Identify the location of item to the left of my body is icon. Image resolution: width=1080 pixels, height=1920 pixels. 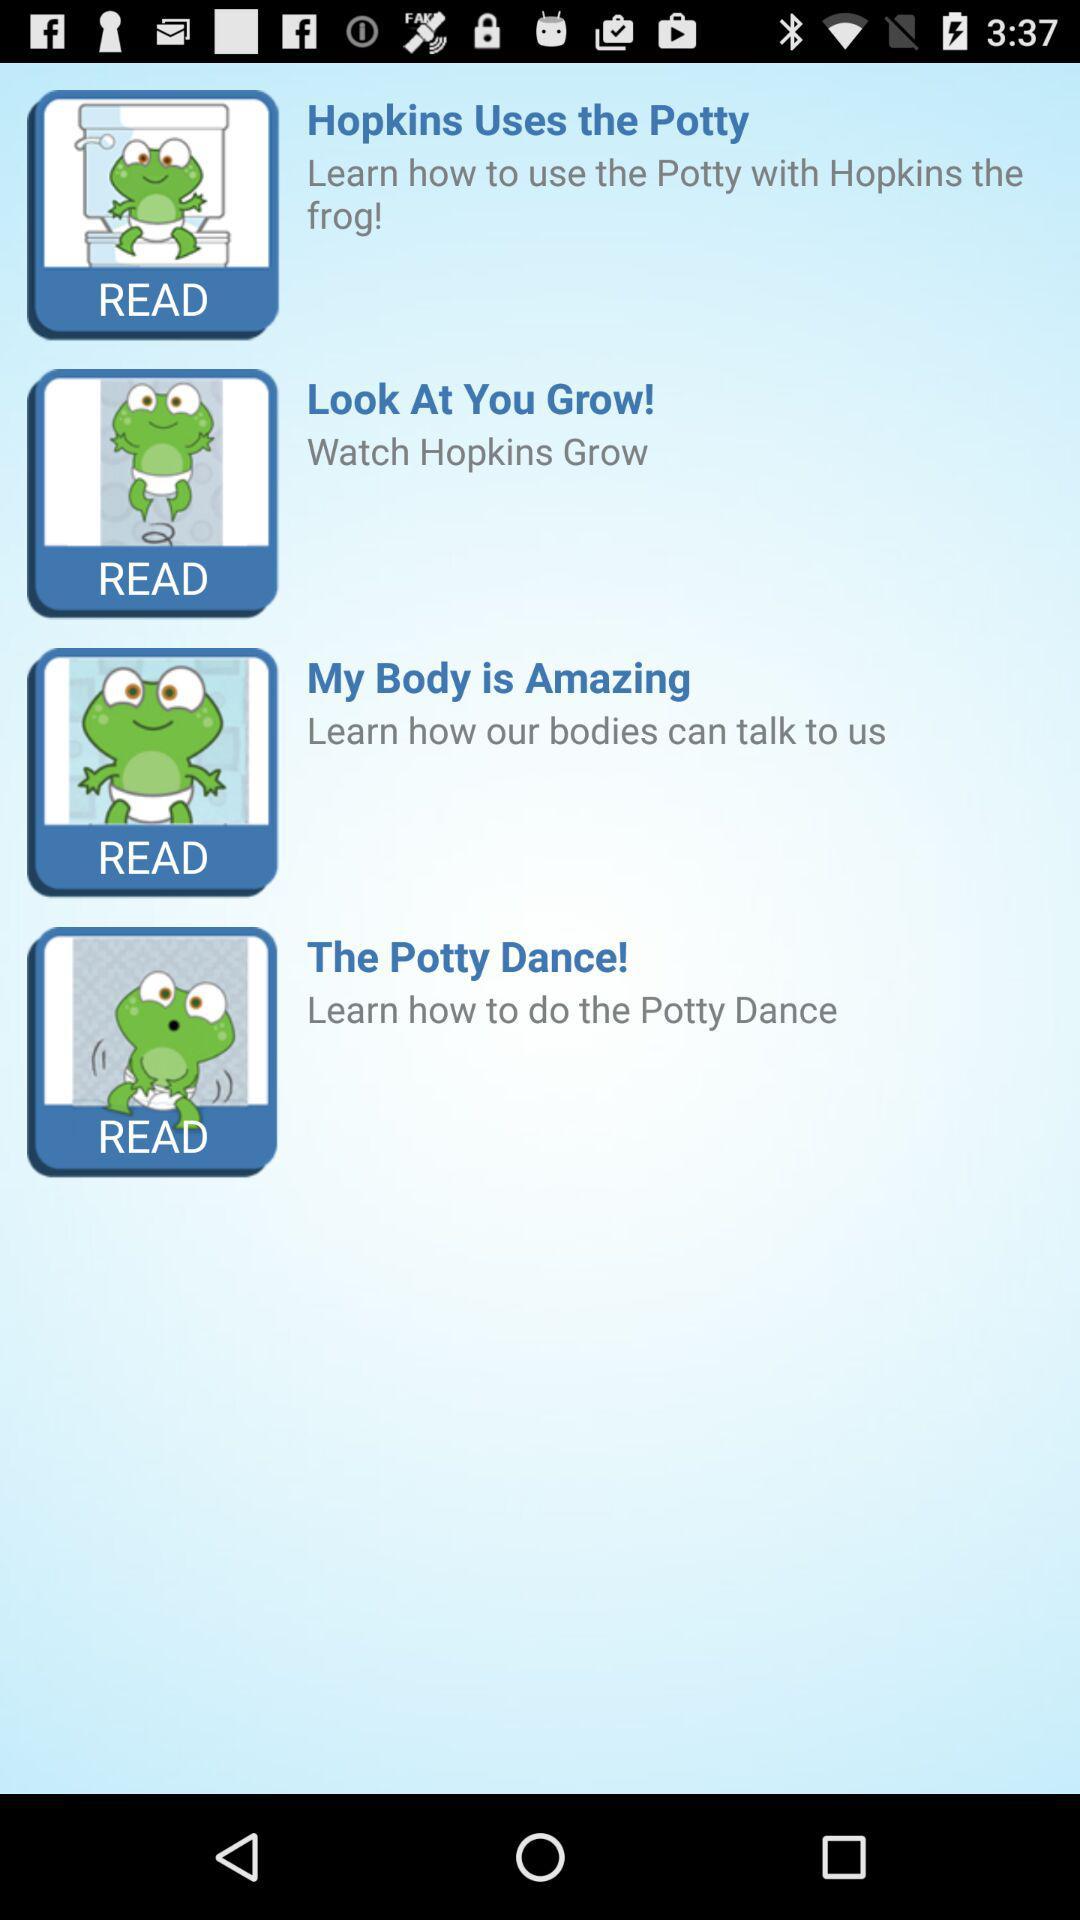
(152, 772).